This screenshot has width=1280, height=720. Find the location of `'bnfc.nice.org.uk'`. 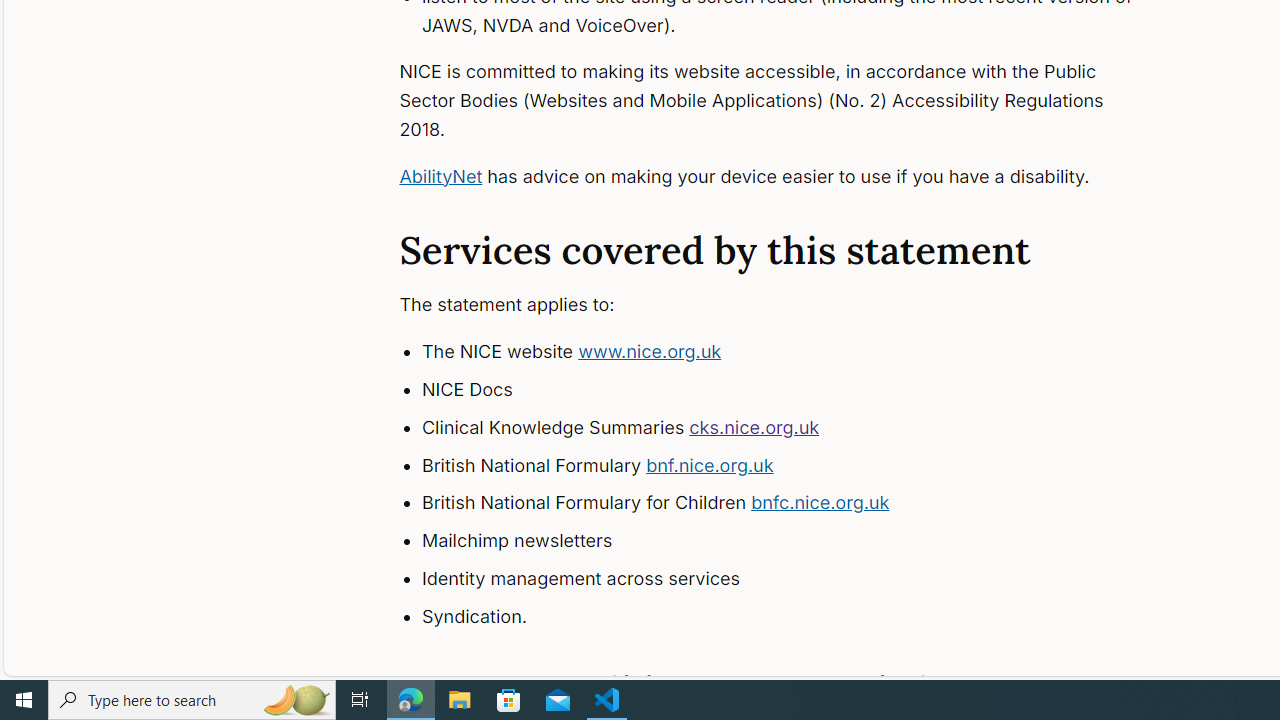

'bnfc.nice.org.uk' is located at coordinates (820, 501).